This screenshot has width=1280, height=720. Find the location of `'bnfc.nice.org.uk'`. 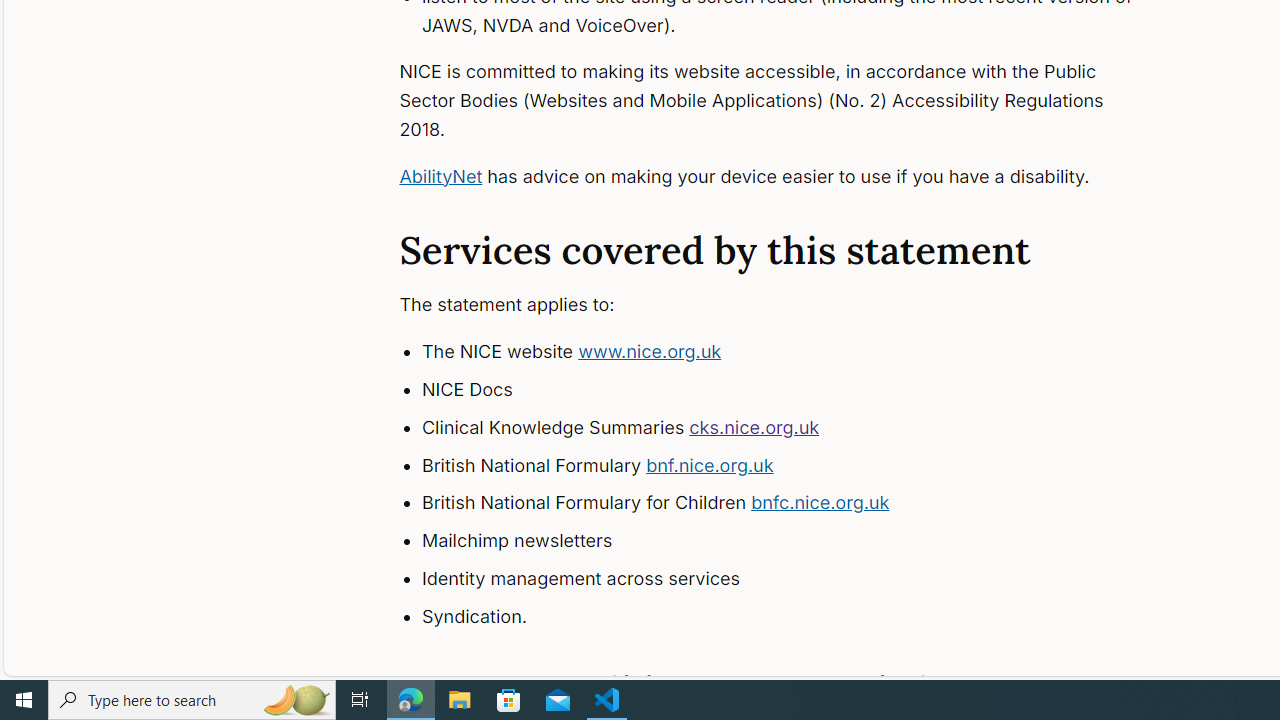

'bnfc.nice.org.uk' is located at coordinates (820, 501).